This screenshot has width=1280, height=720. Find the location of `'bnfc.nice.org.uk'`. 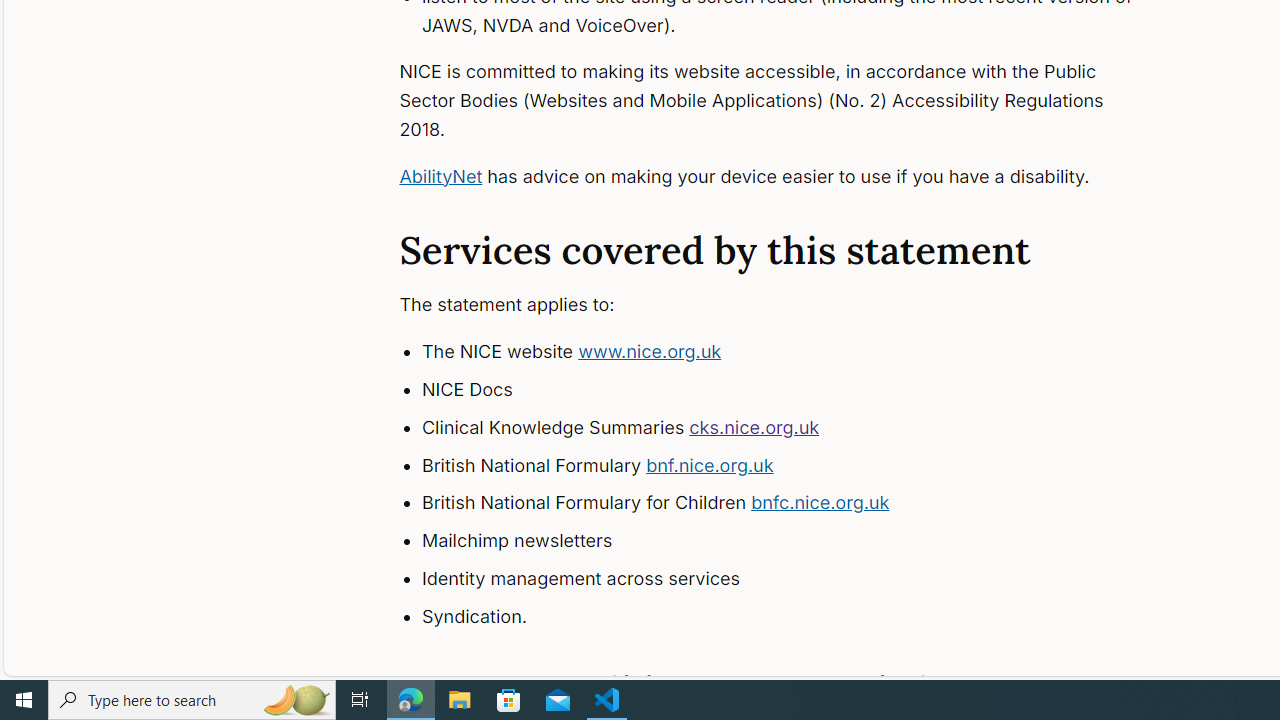

'bnfc.nice.org.uk' is located at coordinates (820, 501).